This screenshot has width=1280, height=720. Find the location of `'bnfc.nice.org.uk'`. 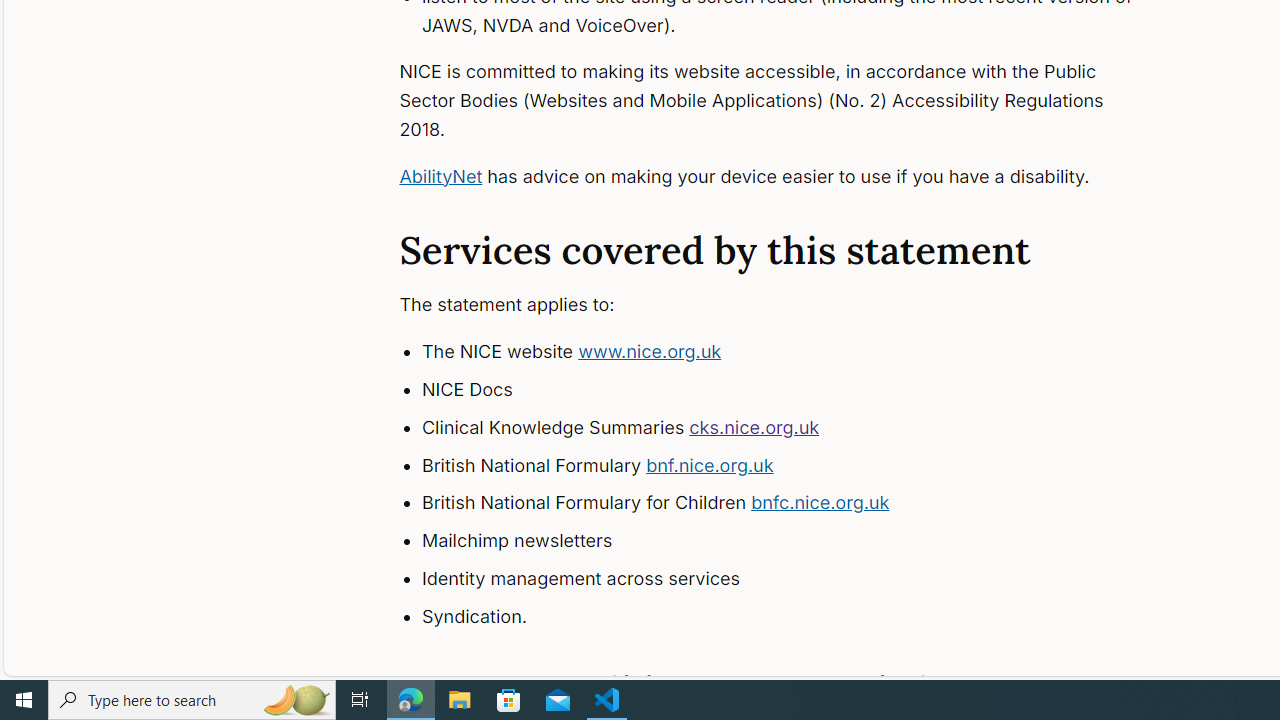

'bnfc.nice.org.uk' is located at coordinates (820, 501).